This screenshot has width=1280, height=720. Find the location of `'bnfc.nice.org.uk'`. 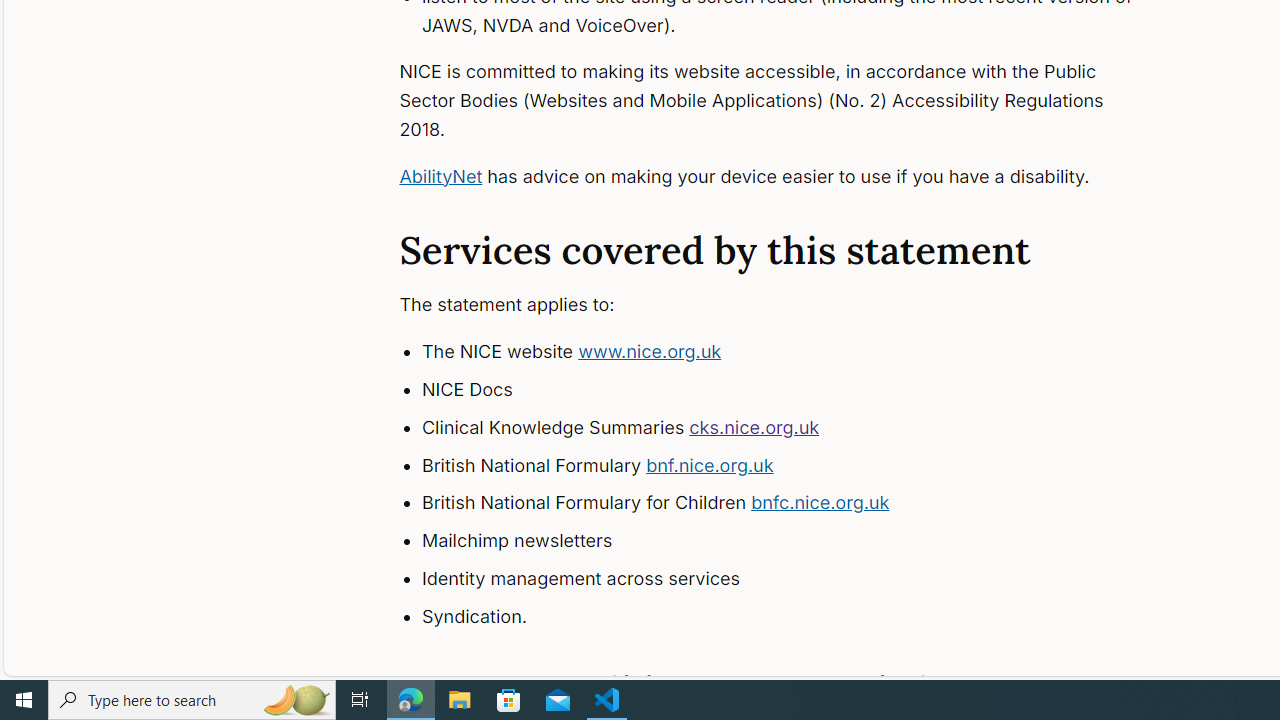

'bnfc.nice.org.uk' is located at coordinates (820, 501).